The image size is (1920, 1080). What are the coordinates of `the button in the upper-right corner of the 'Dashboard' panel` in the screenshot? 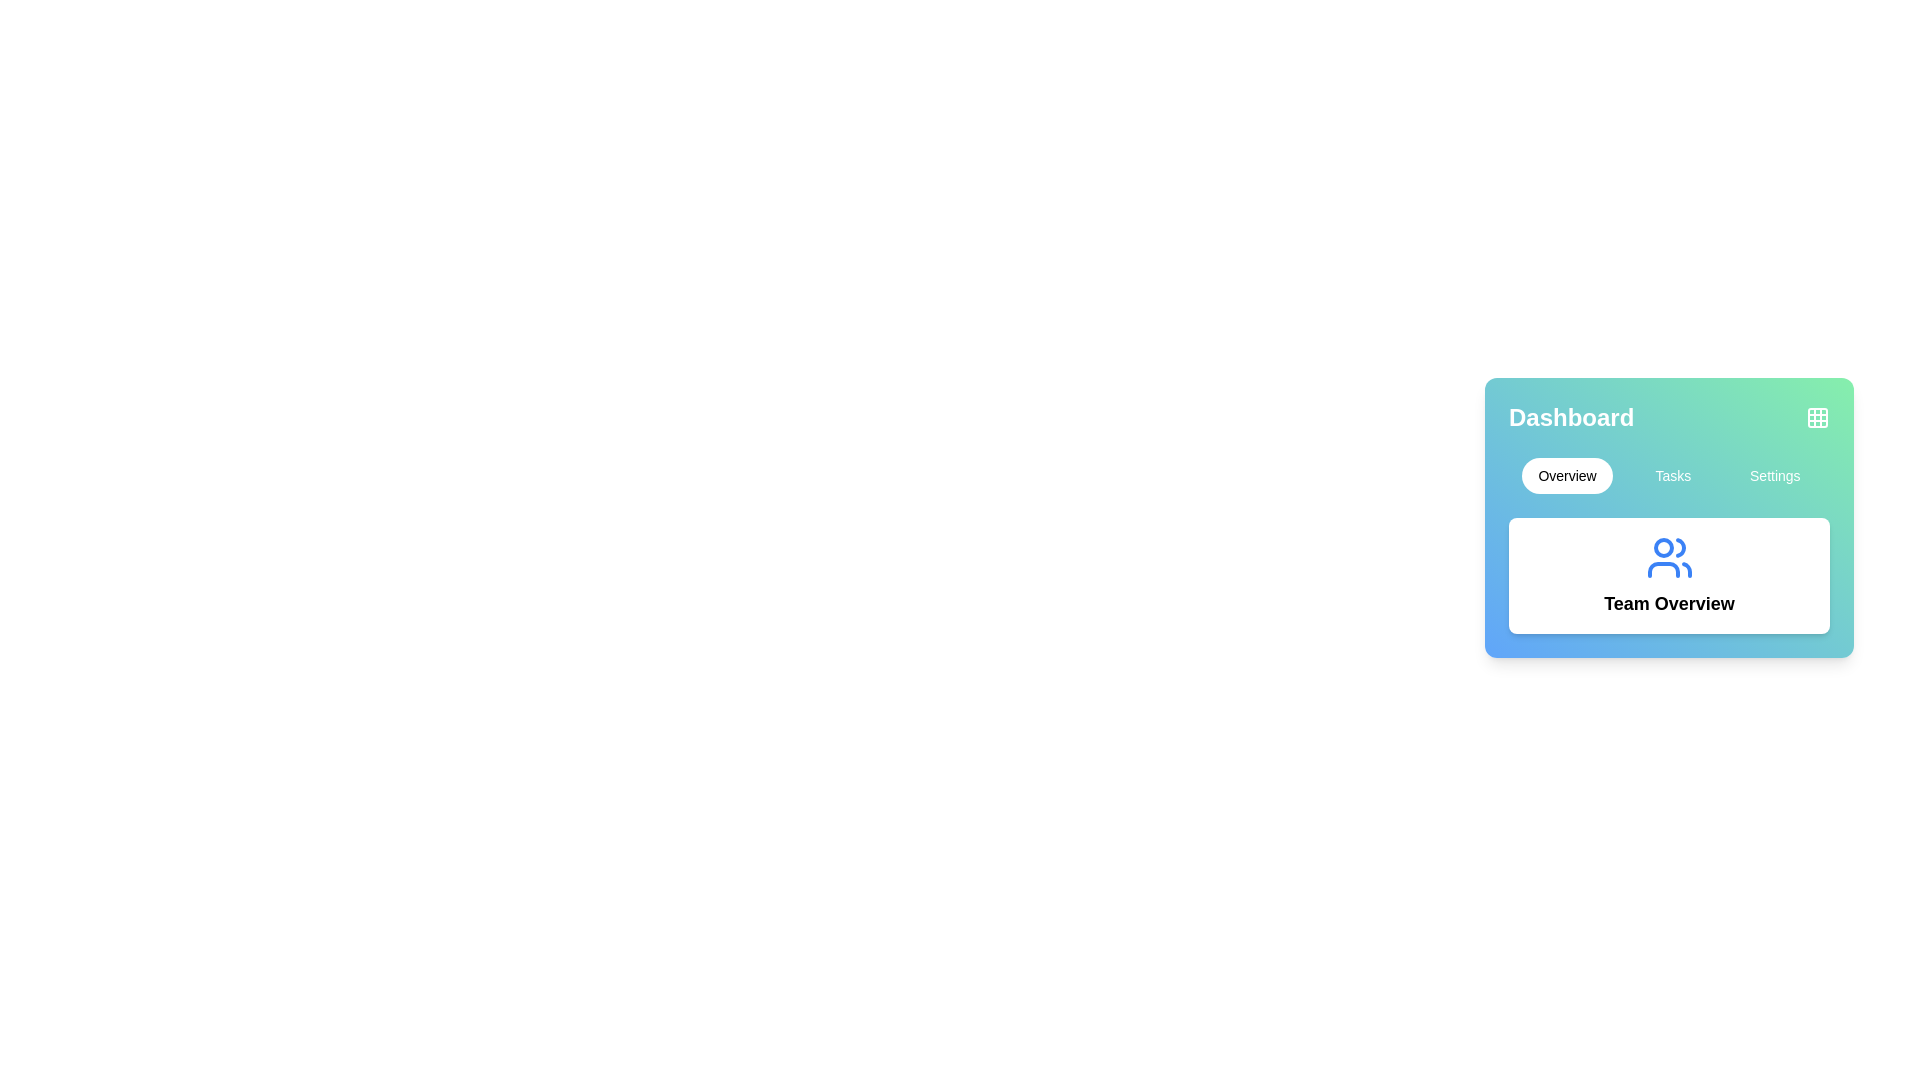 It's located at (1818, 416).